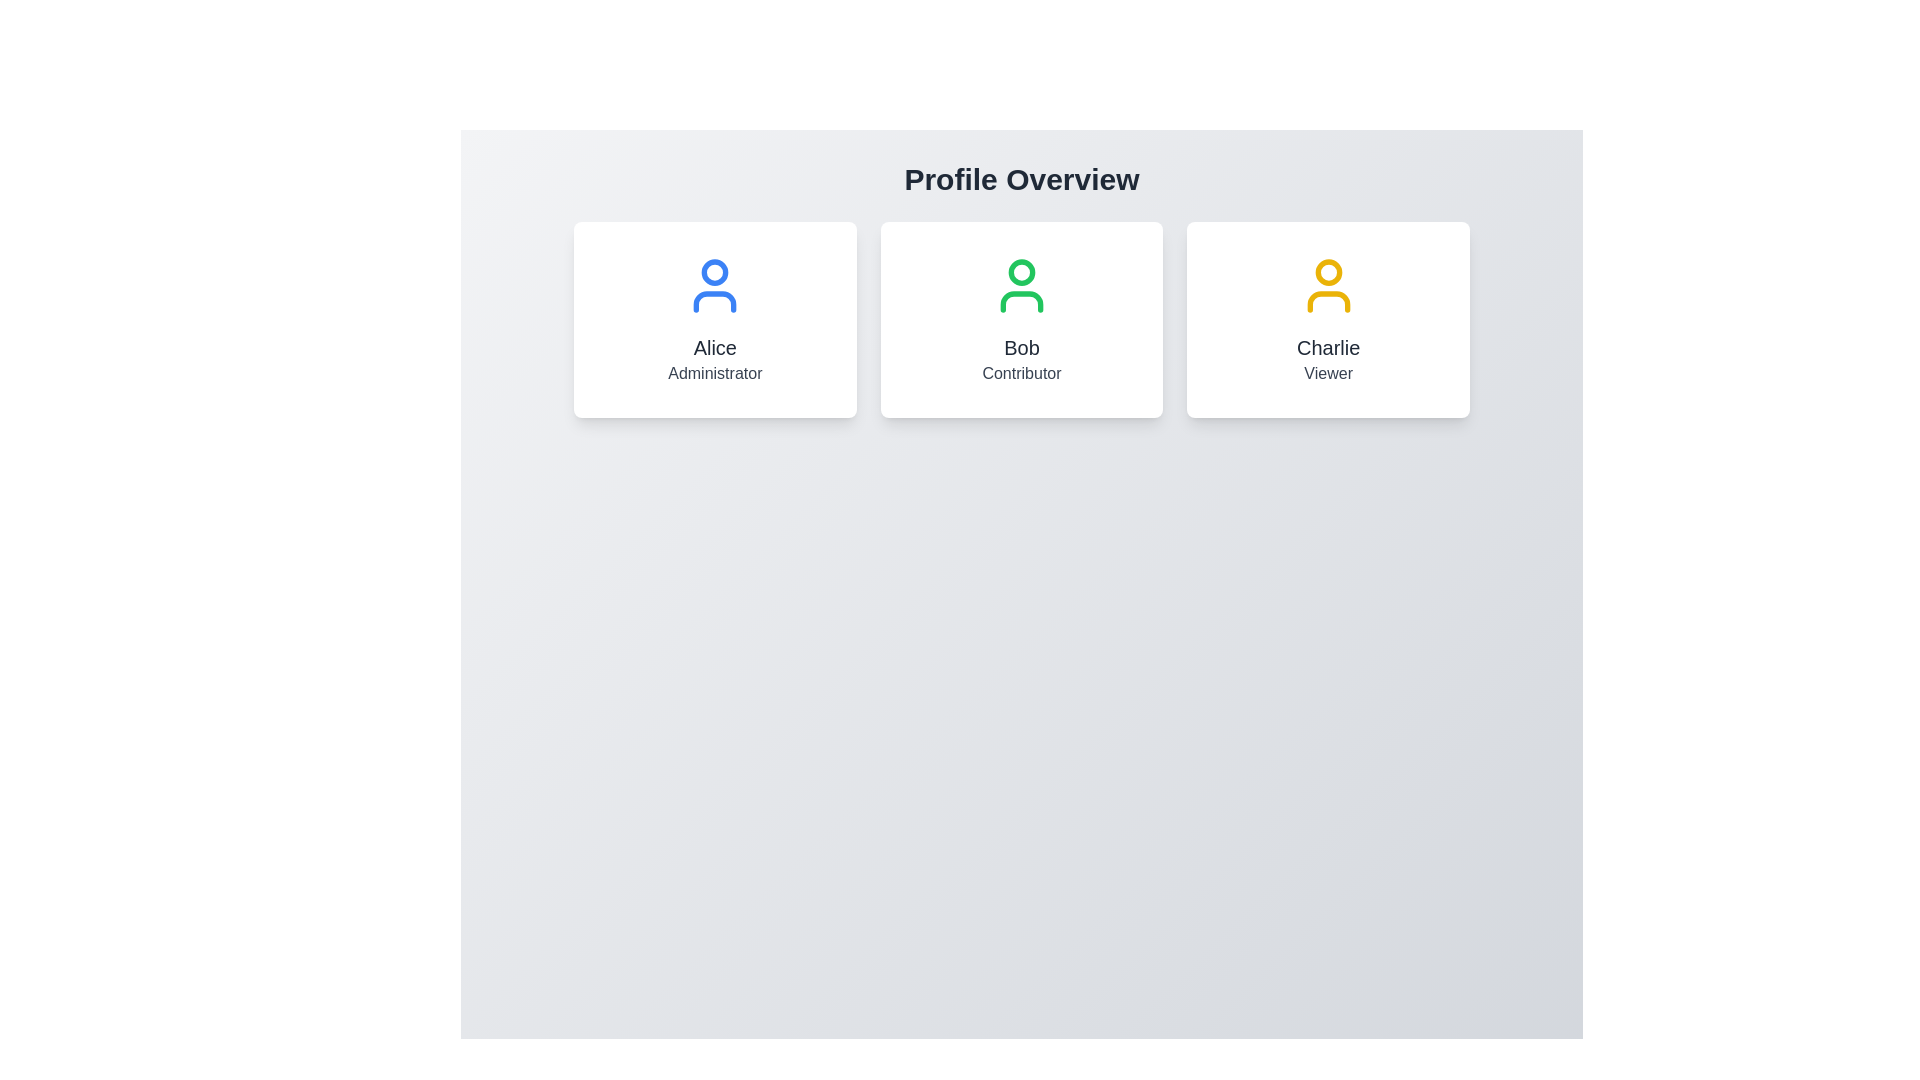 This screenshot has height=1080, width=1920. I want to click on the circular graphic element with a green outline and white fill, located within the user icon representing 'Bob Contributor', so click(1022, 272).